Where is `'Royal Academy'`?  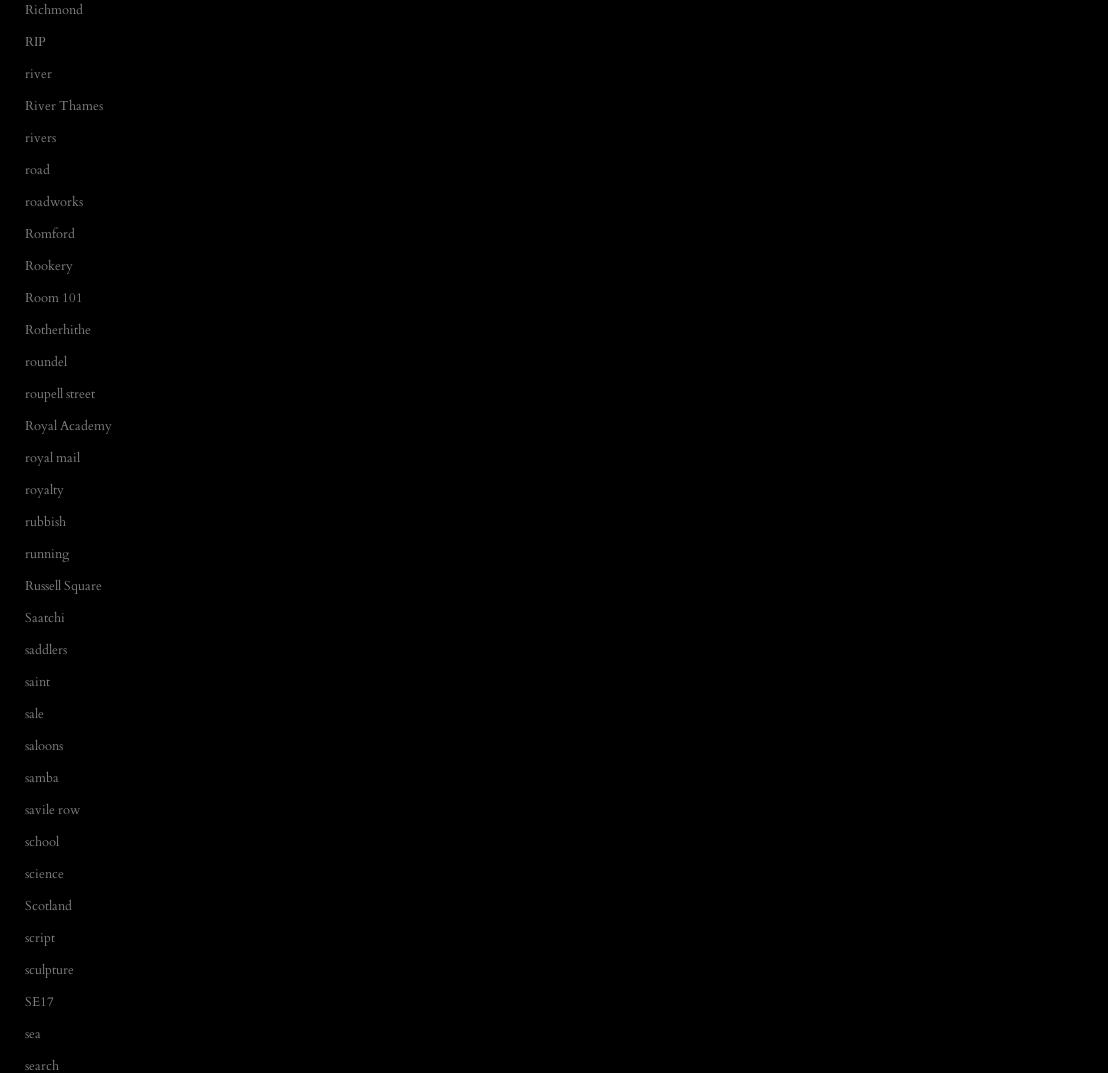
'Royal Academy' is located at coordinates (67, 425).